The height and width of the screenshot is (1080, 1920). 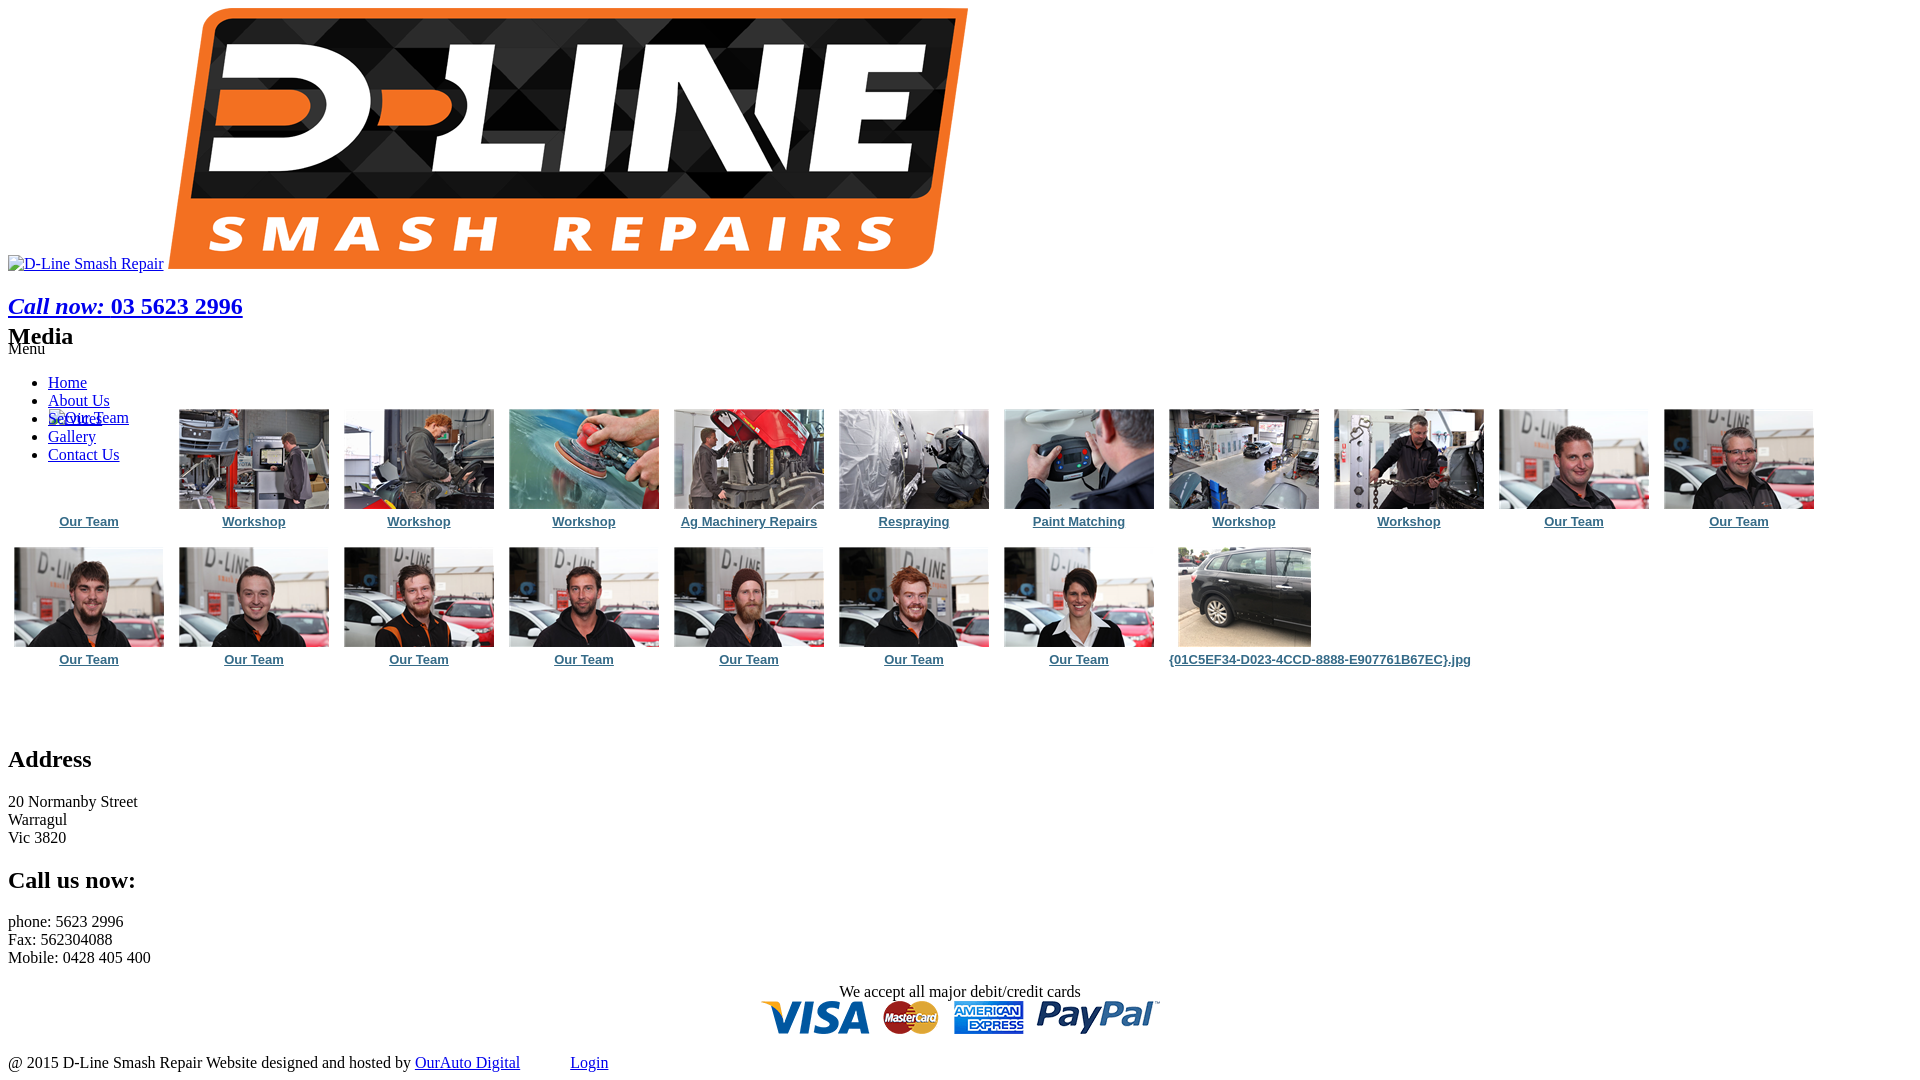 I want to click on 'Gallery', so click(x=72, y=435).